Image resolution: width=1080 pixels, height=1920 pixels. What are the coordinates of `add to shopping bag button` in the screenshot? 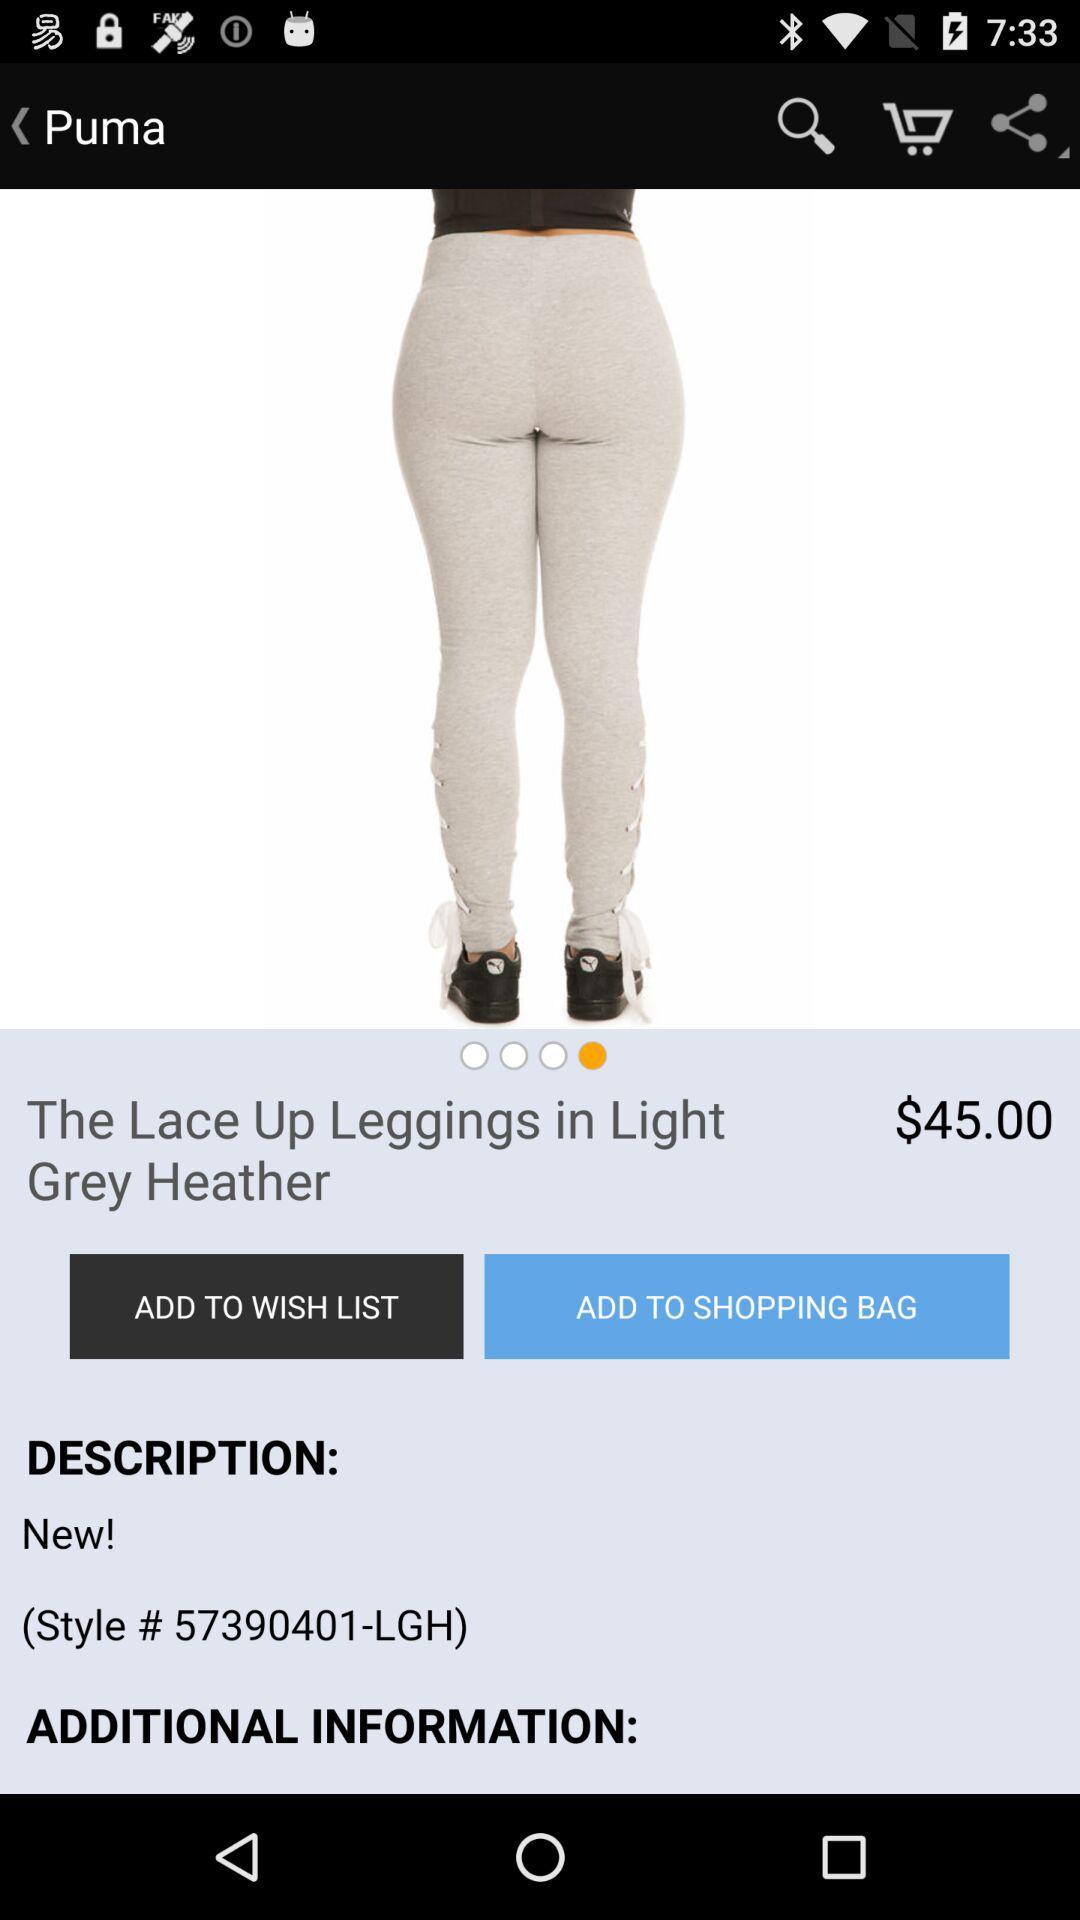 It's located at (747, 1306).